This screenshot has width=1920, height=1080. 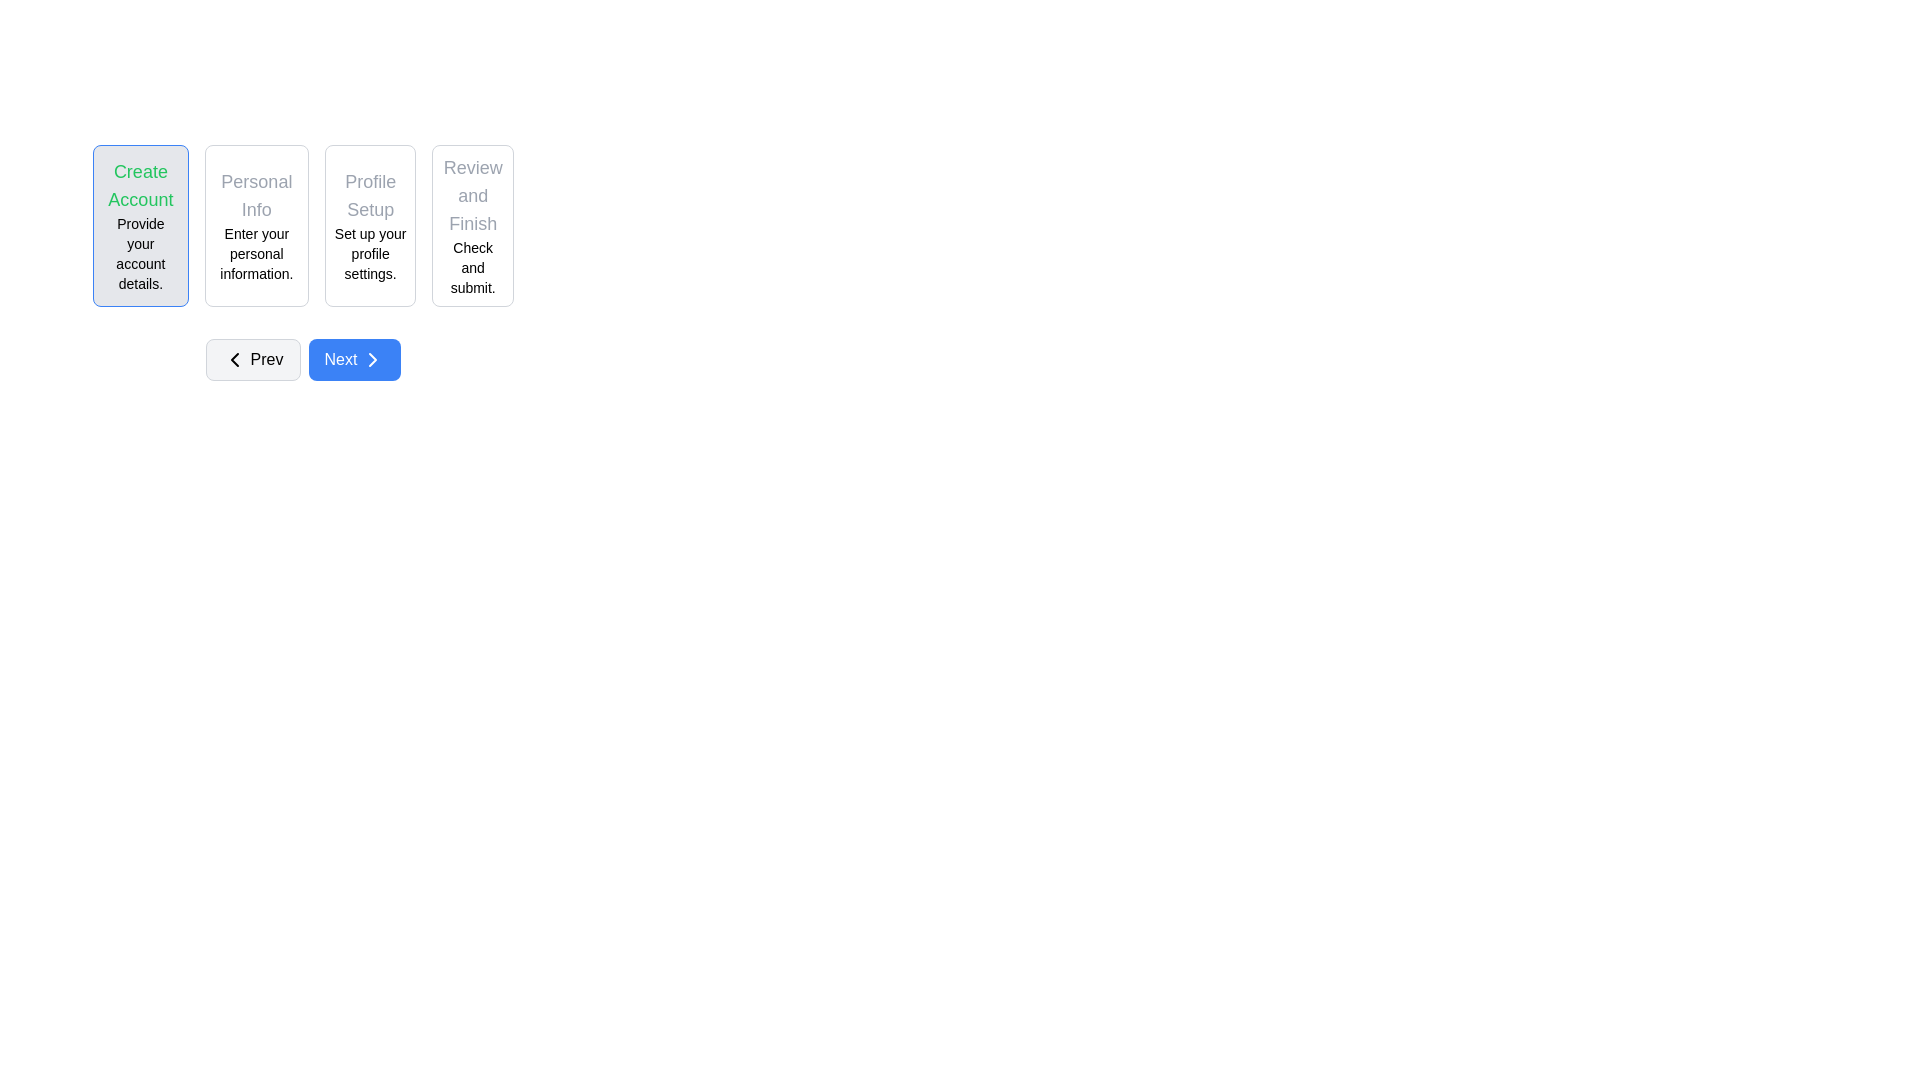 What do you see at coordinates (472, 196) in the screenshot?
I see `the text label that says 'Review and Finish', which is styled in gray and positioned at the top right of a box interface above the text 'Check and submit'` at bounding box center [472, 196].